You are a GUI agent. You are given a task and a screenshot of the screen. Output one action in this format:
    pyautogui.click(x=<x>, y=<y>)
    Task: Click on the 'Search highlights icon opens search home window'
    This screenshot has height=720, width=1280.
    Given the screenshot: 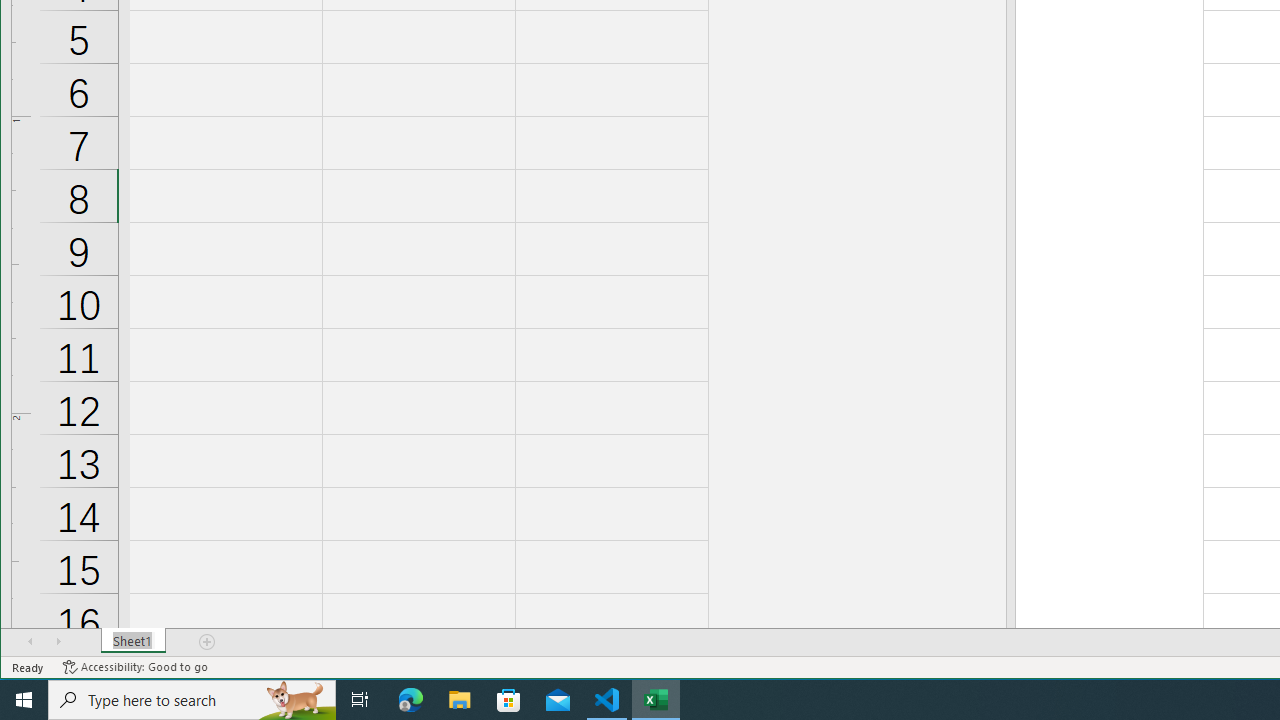 What is the action you would take?
    pyautogui.click(x=294, y=698)
    